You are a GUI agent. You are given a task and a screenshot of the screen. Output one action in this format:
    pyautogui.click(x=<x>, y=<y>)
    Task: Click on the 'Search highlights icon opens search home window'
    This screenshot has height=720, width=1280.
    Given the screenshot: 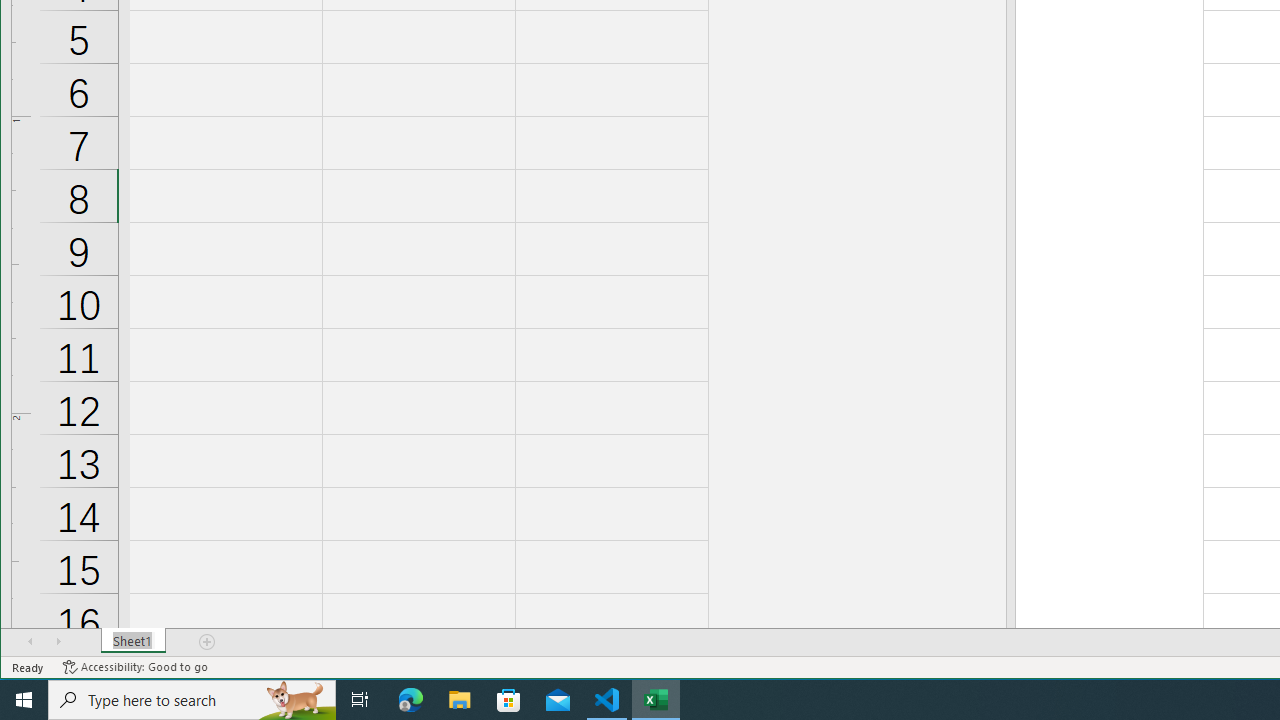 What is the action you would take?
    pyautogui.click(x=294, y=698)
    